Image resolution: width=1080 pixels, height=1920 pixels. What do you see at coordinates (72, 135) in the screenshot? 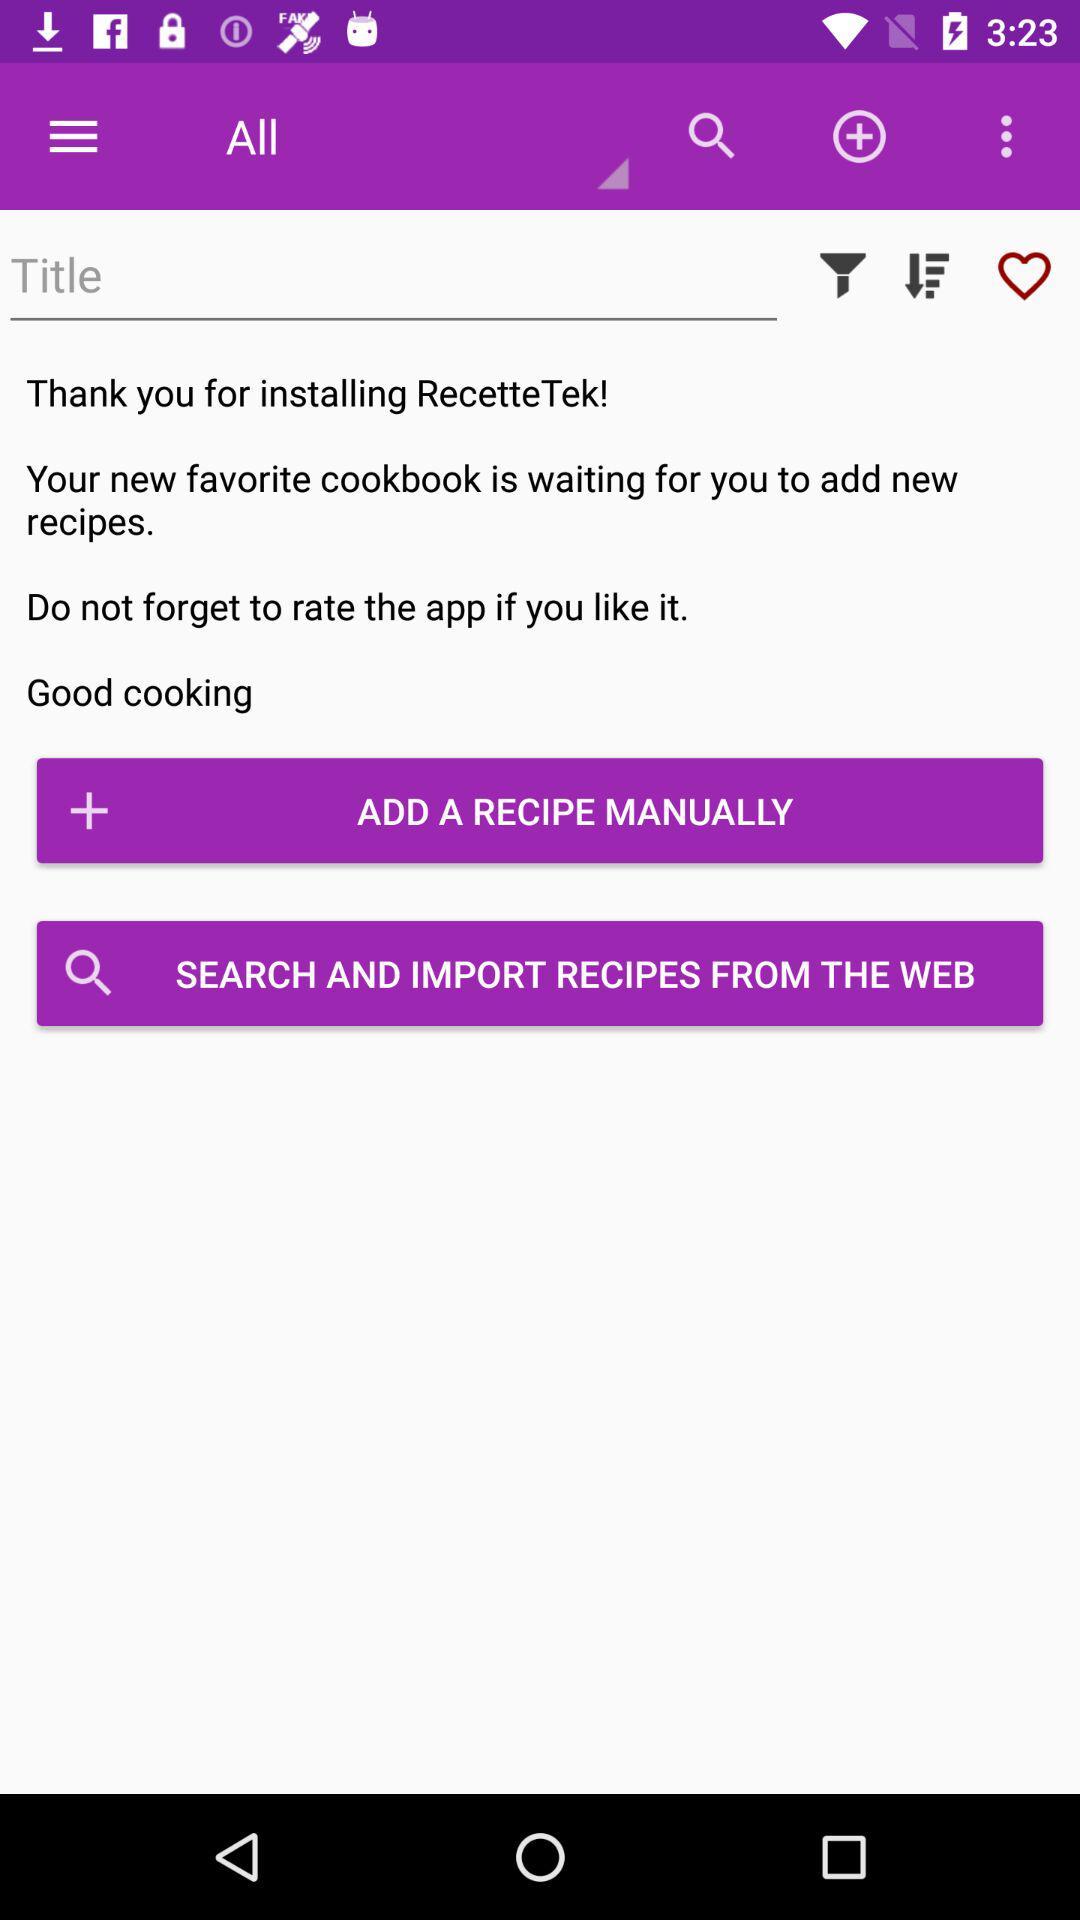
I see `item at the top left corner` at bounding box center [72, 135].